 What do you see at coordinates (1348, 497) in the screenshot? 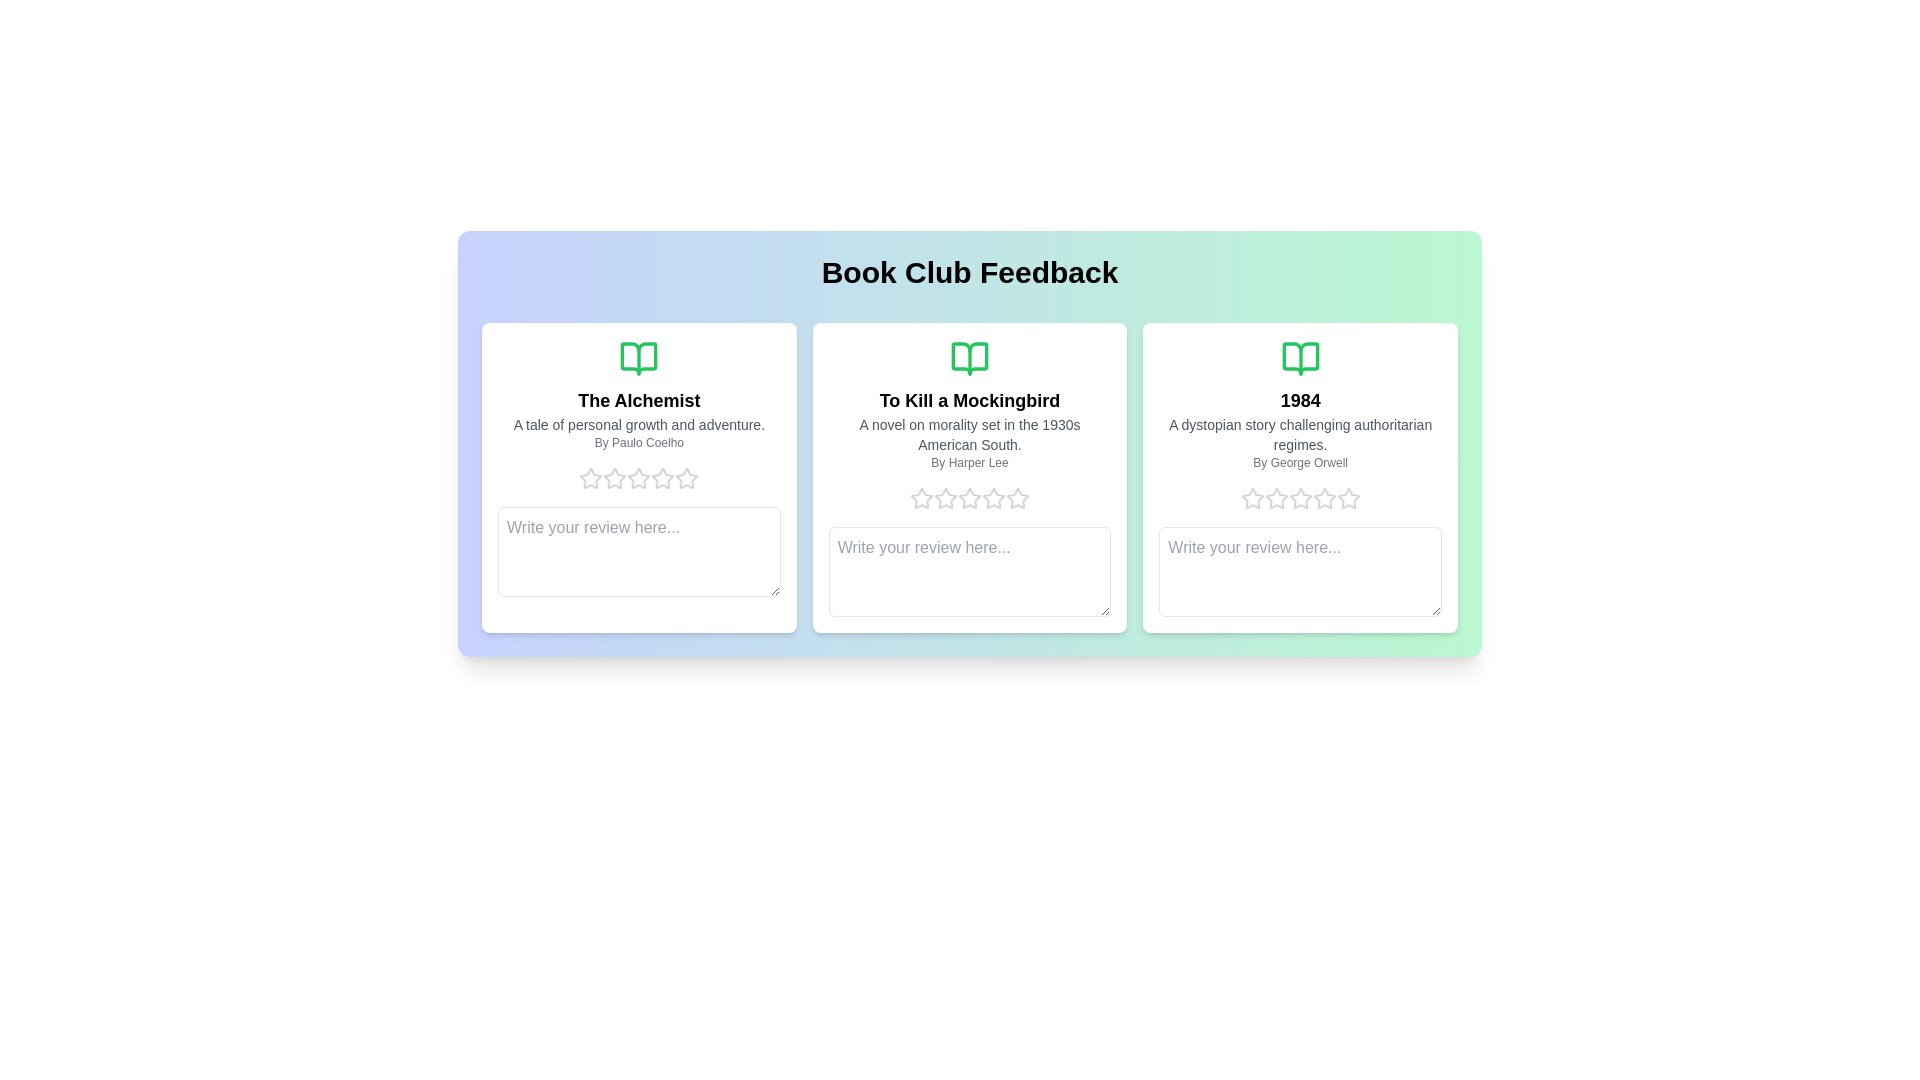
I see `the fifth star rating icon for the book '1984', which is part of a star rating system and is light gray with a thin stroke outline` at bounding box center [1348, 497].